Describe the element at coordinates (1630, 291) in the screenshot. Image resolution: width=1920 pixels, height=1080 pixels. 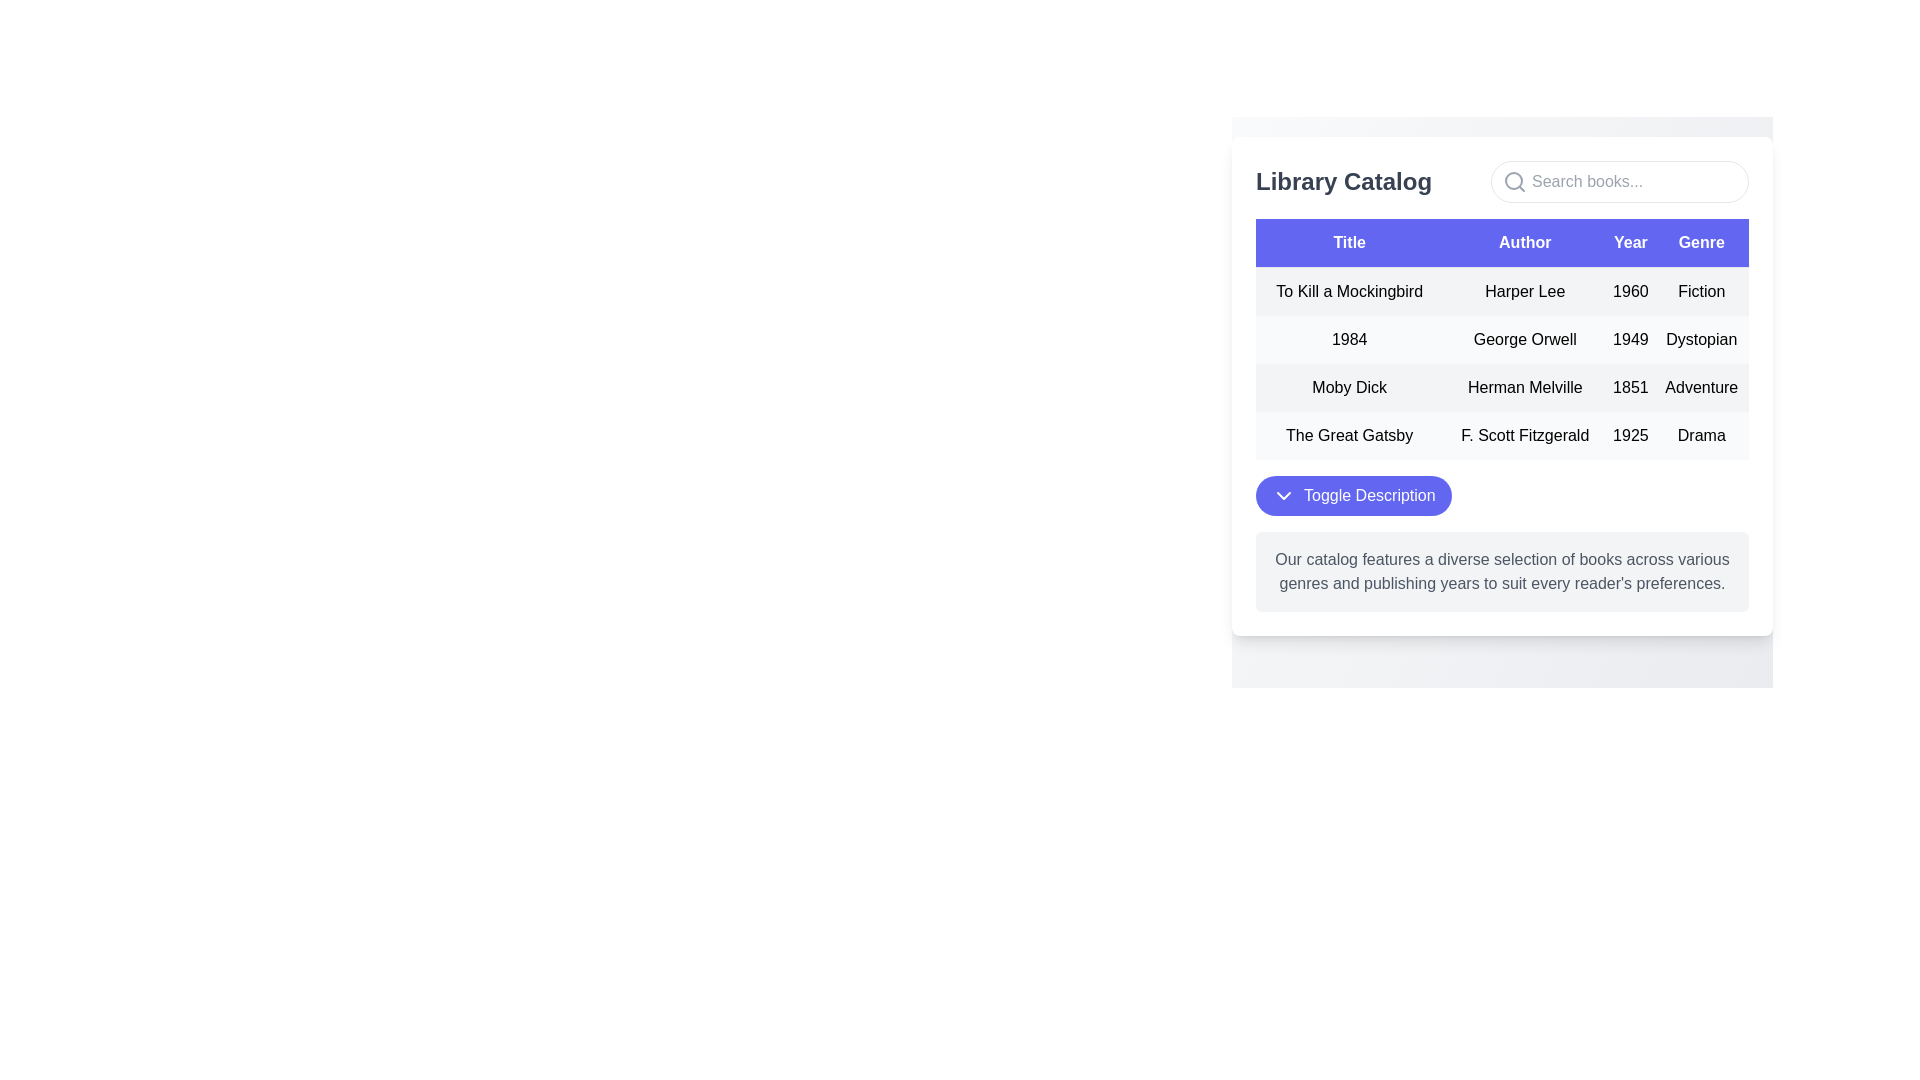
I see `the static text label displaying the publication year of the book 'To Kill a Mockingbird', which is centrally aligned in the 'Year' column of the table` at that location.